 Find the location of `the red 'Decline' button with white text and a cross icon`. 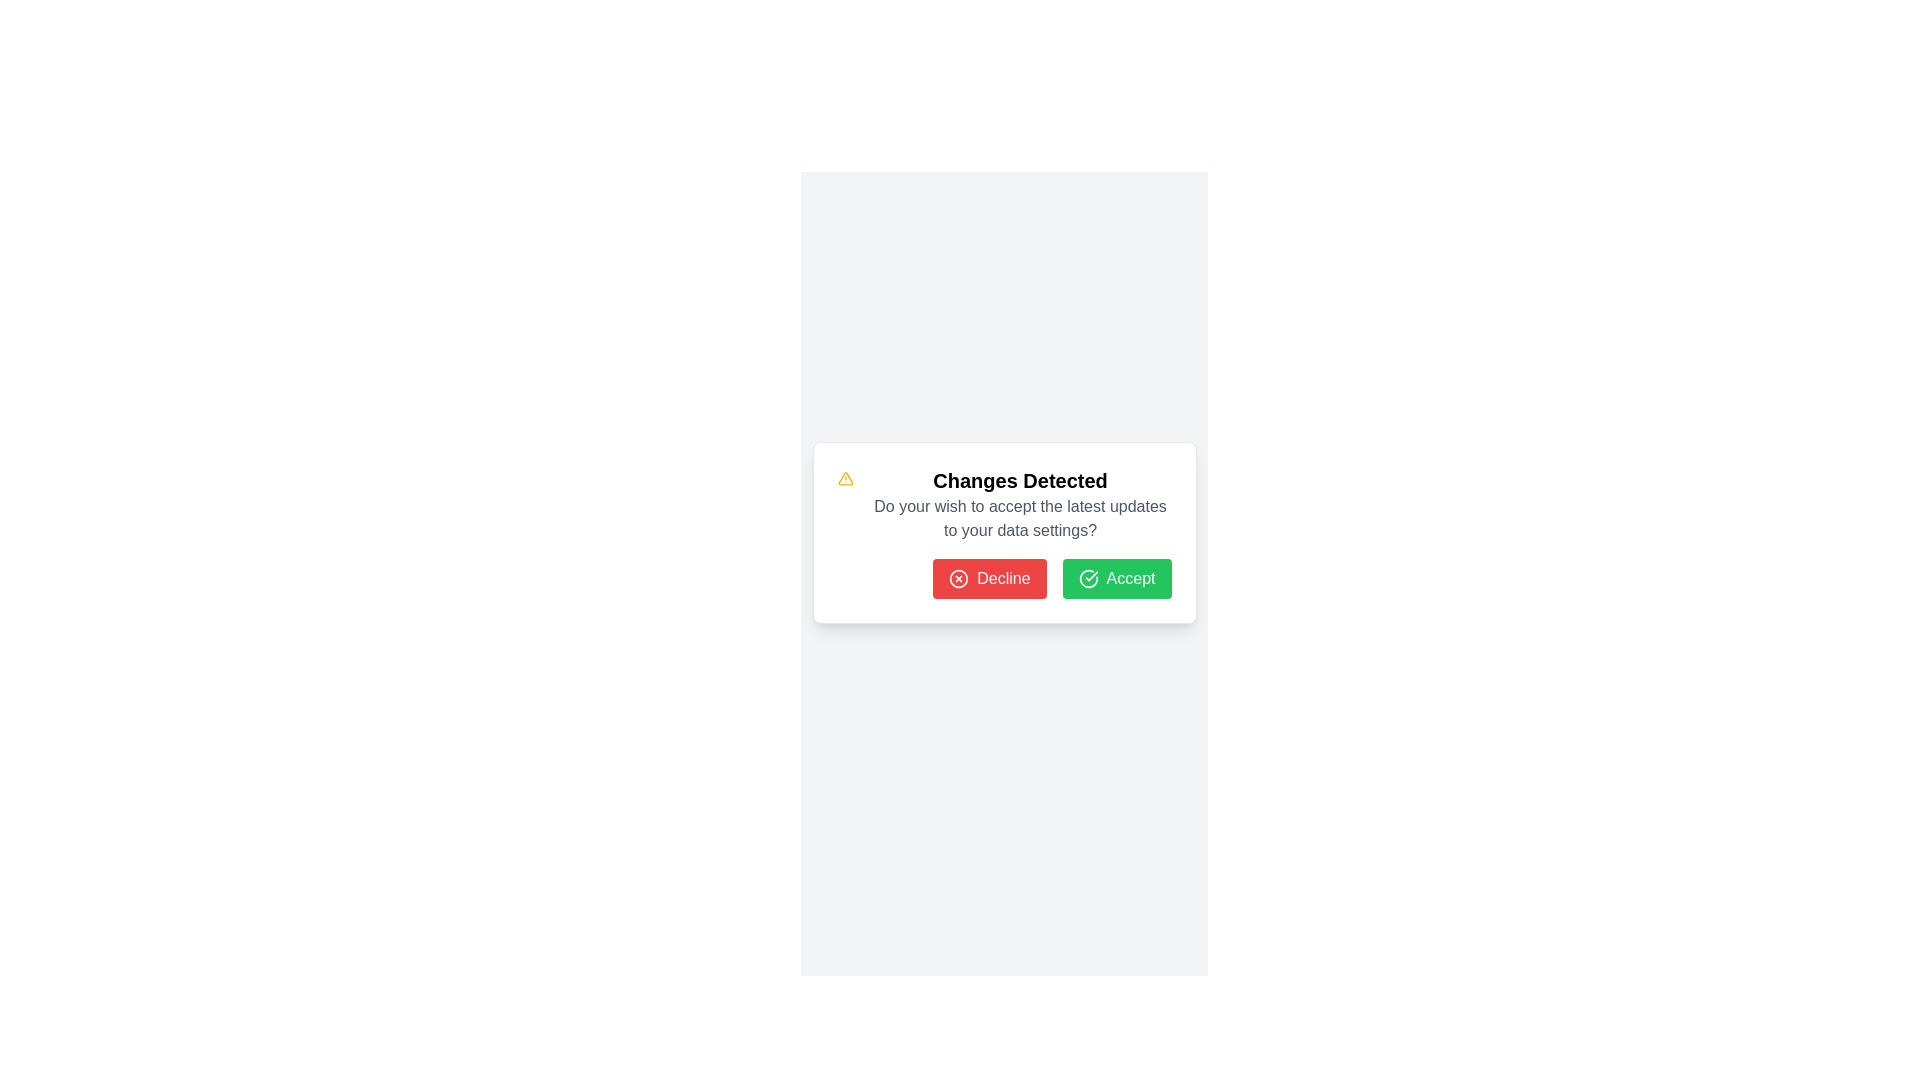

the red 'Decline' button with white text and a cross icon is located at coordinates (989, 578).